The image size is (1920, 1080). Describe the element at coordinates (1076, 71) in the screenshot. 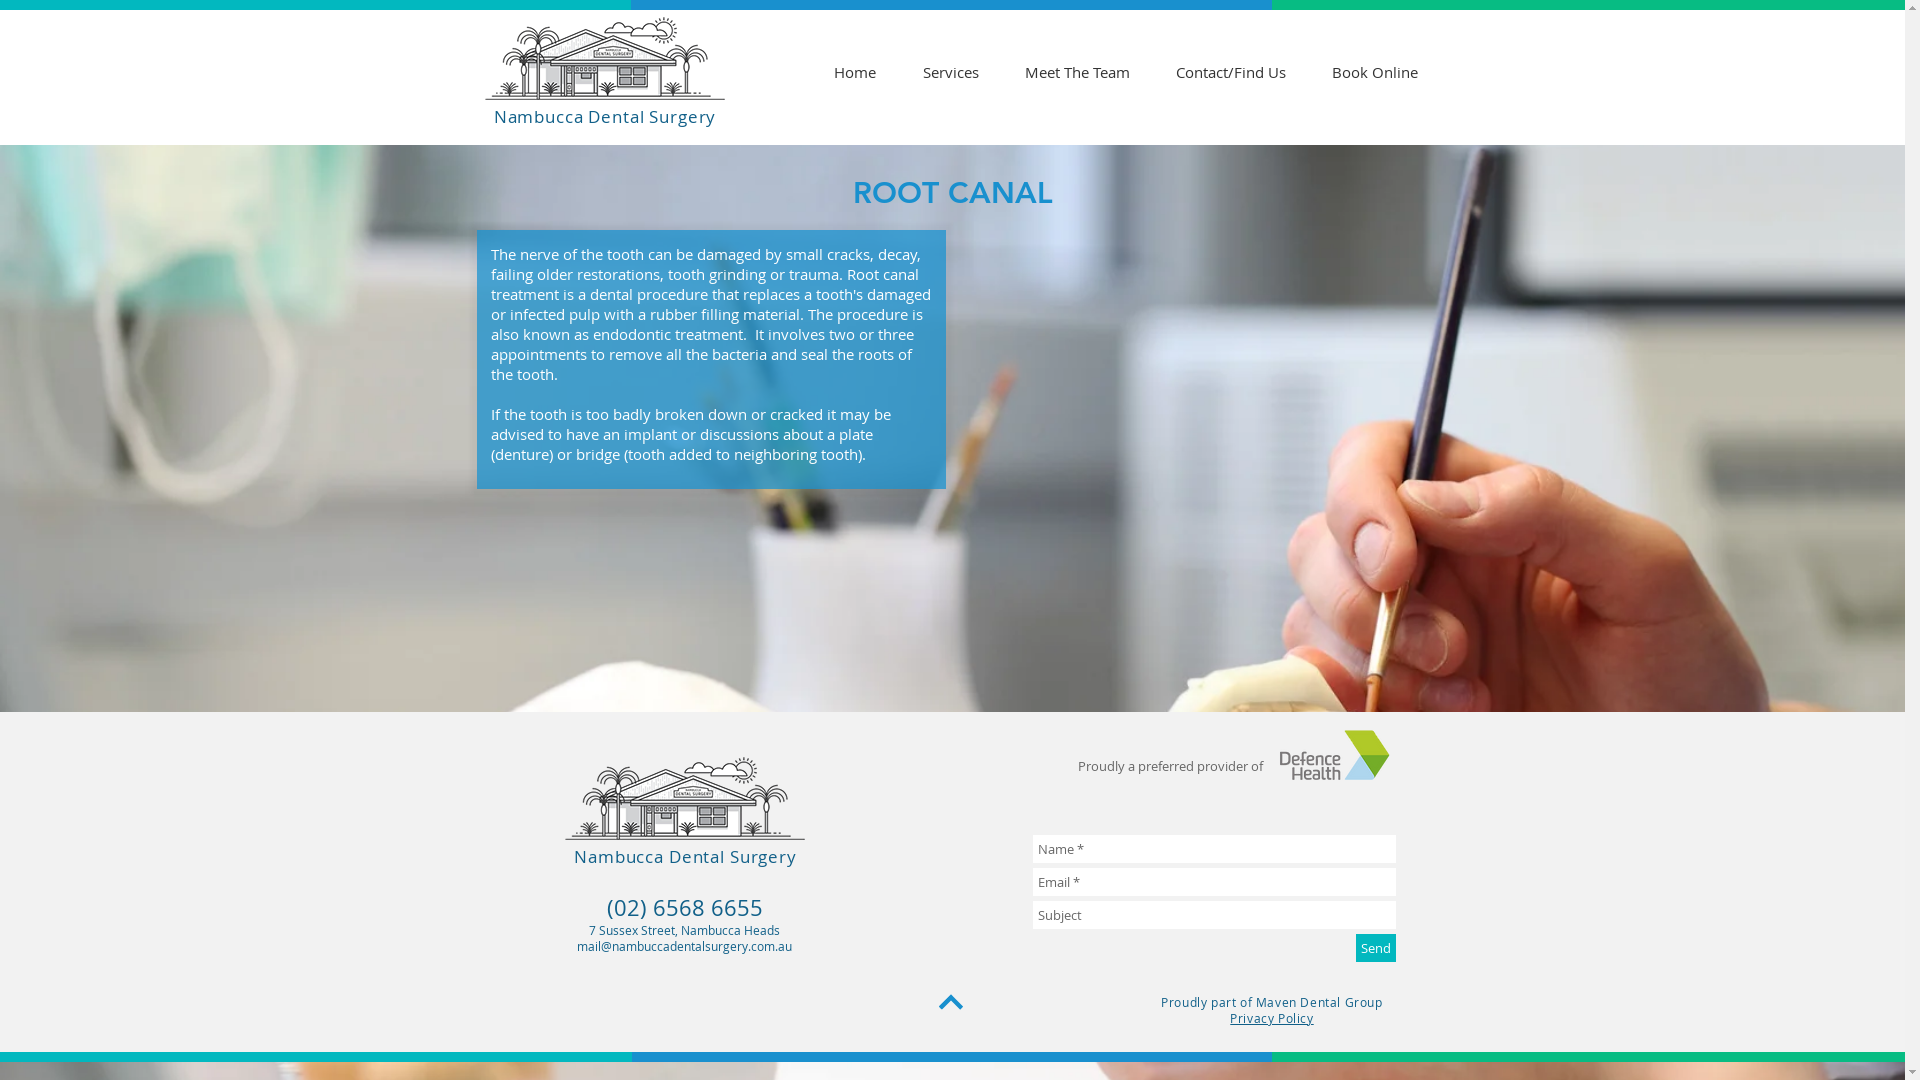

I see `'Meet The Team'` at that location.